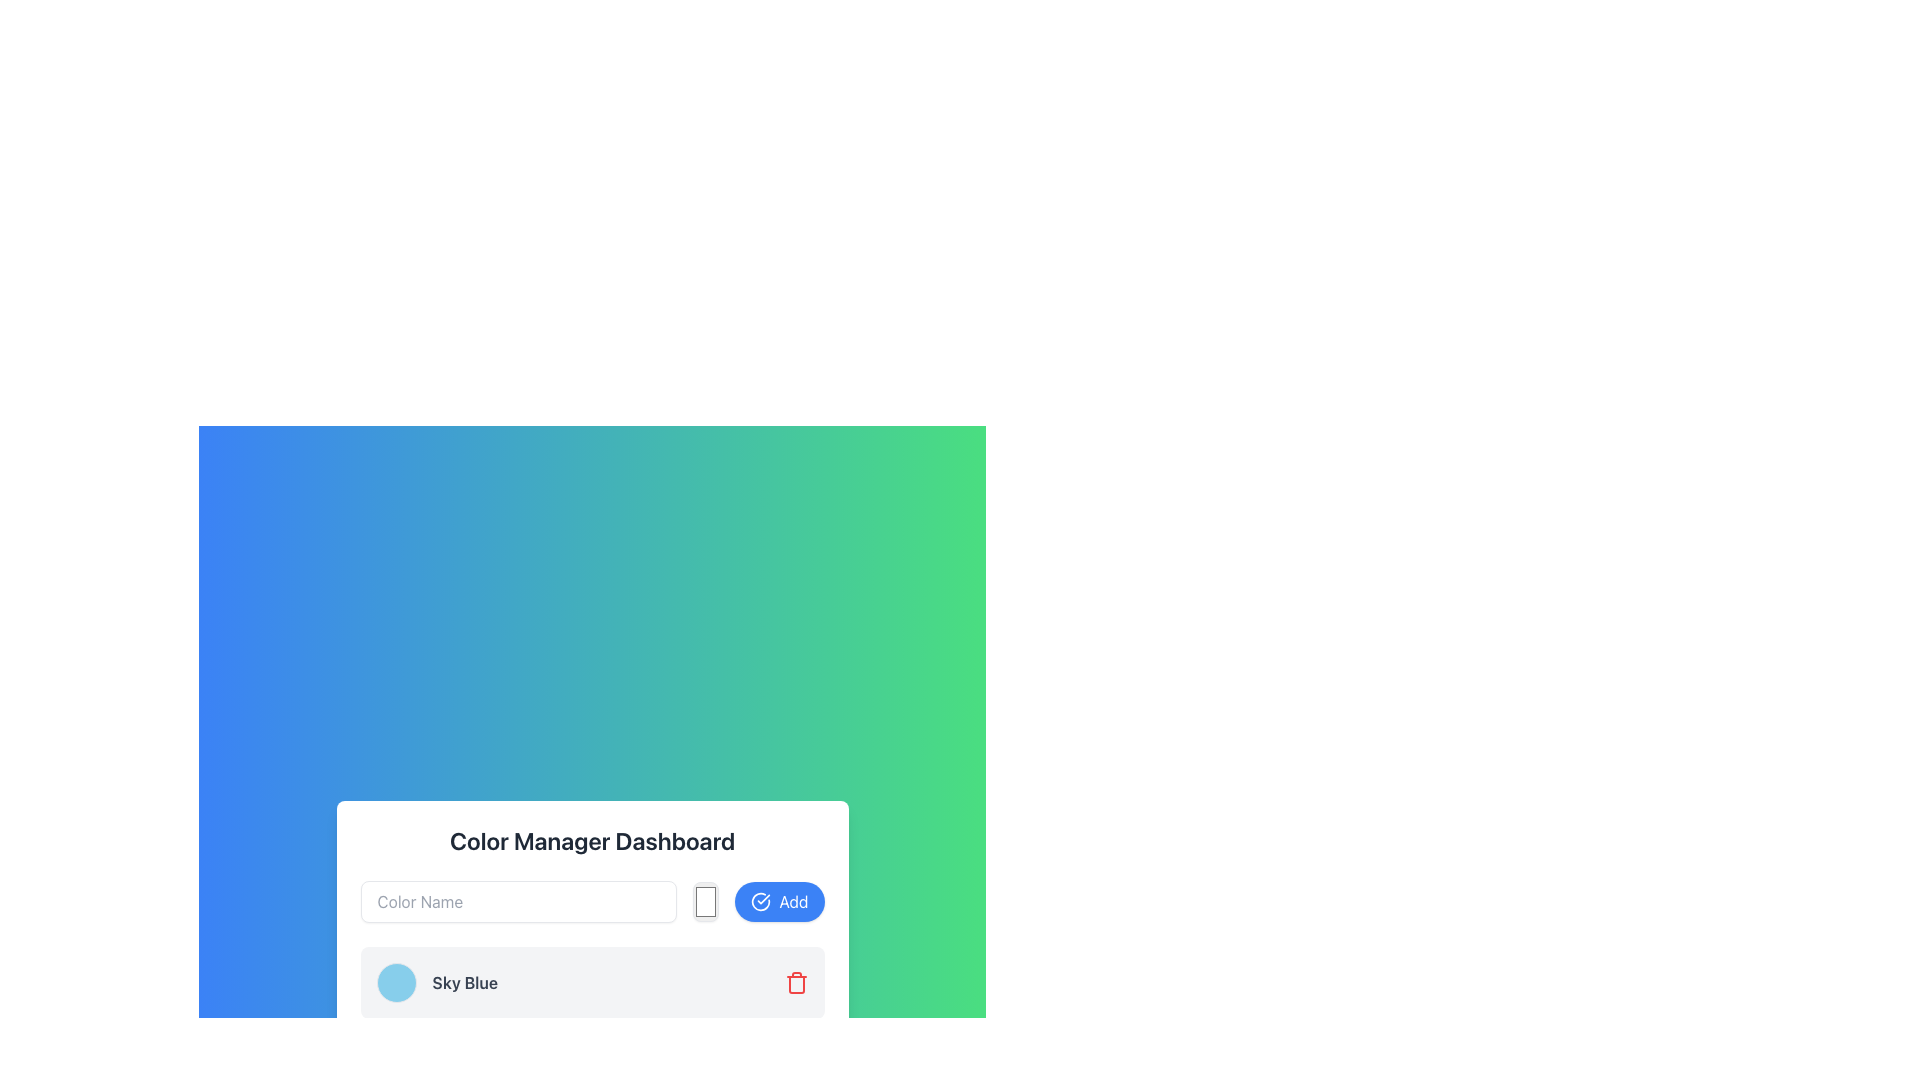  I want to click on the bright blue 'Add' button with a white checkmark icon, so click(778, 902).